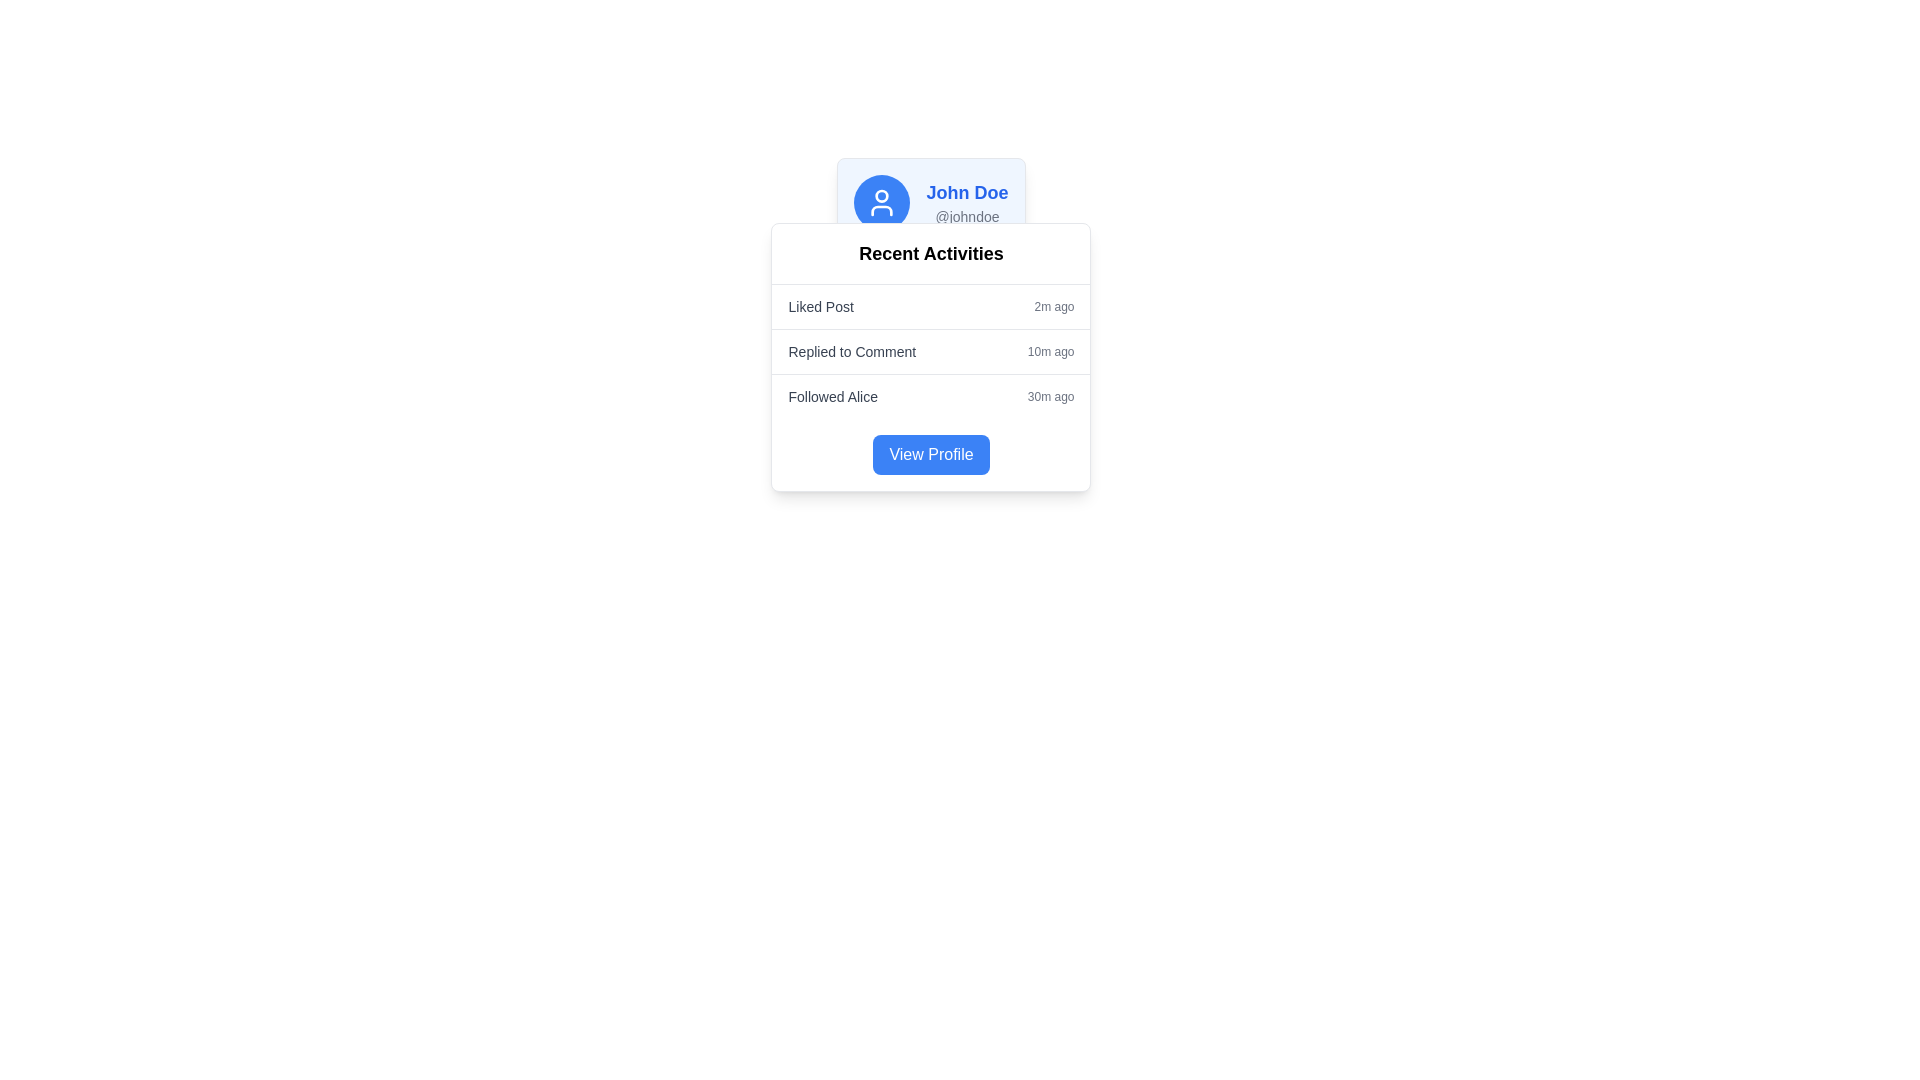 This screenshot has width=1920, height=1080. I want to click on the text label displaying 'Followed Alice', which is a smaller gray font indicating a recent activity in the user interface card, so click(833, 397).